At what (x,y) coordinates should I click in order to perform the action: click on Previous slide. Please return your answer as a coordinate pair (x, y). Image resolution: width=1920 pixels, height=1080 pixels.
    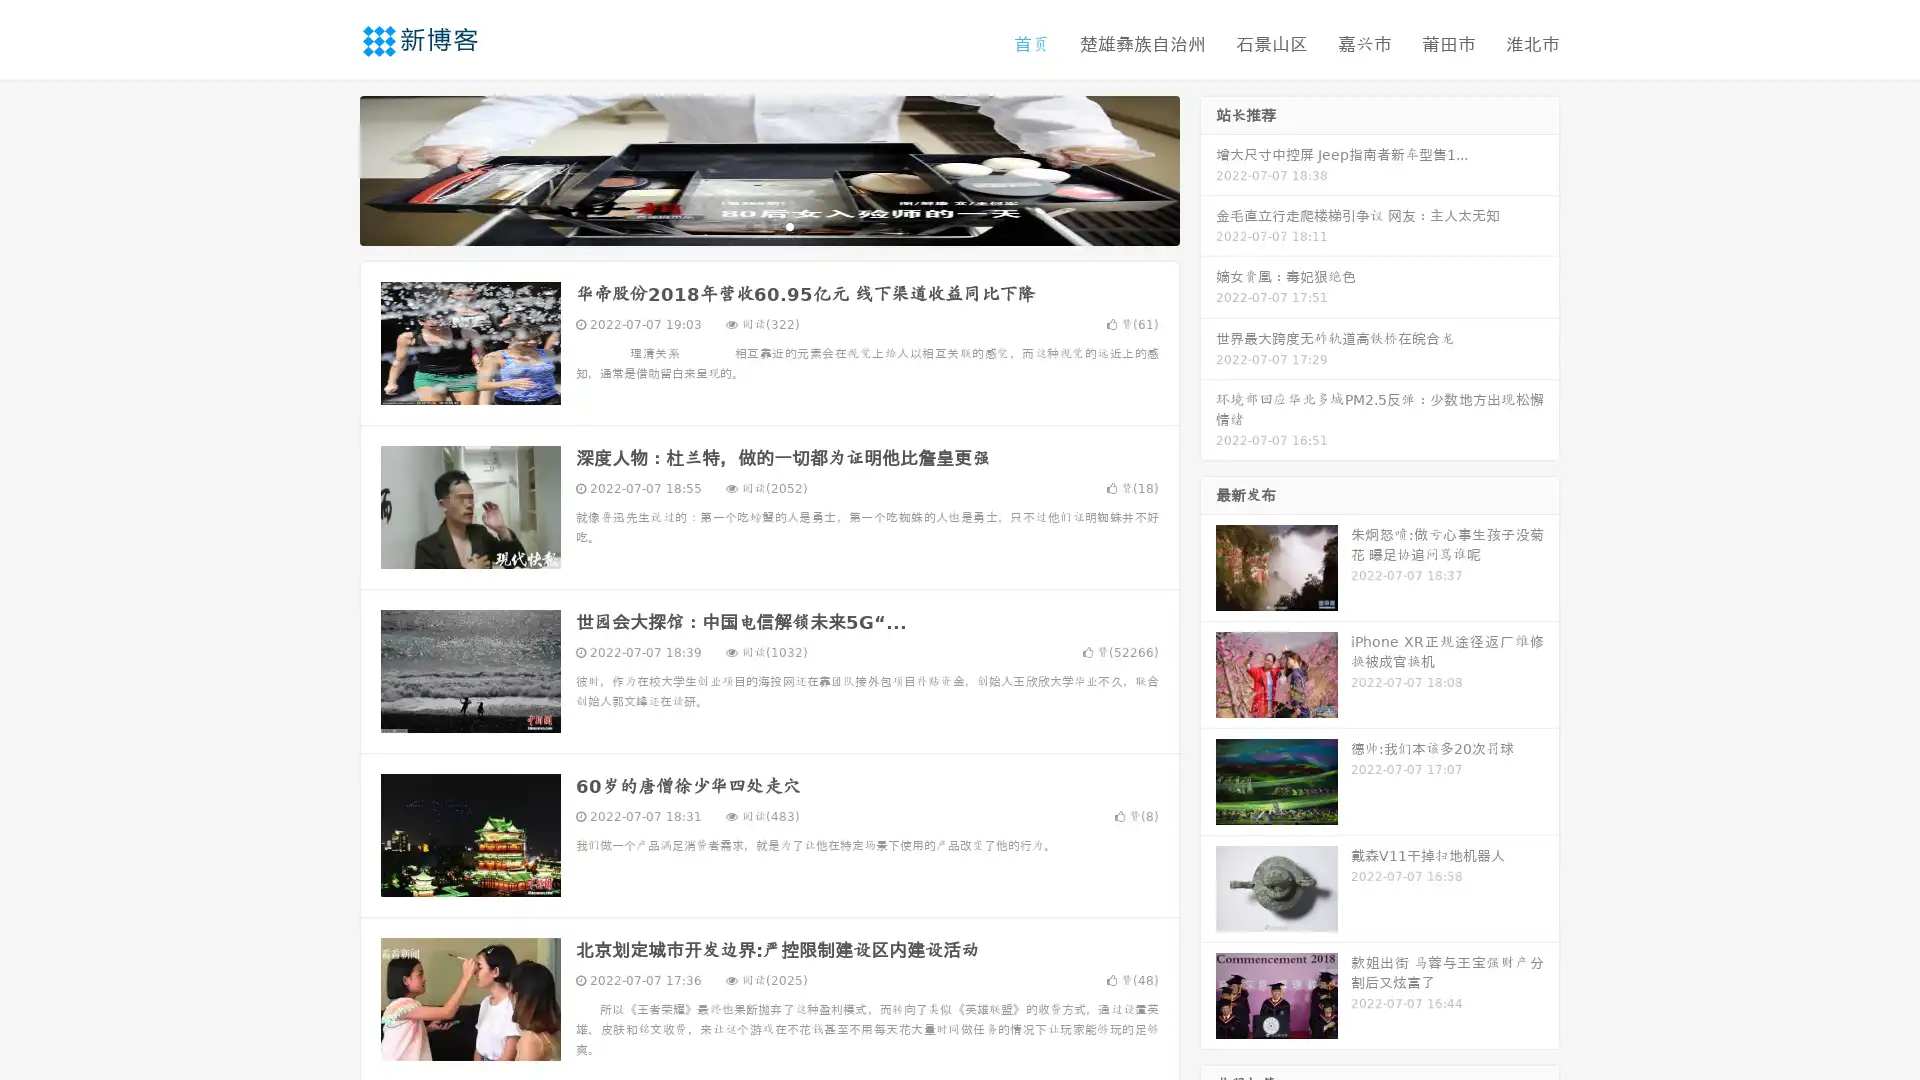
    Looking at the image, I should click on (330, 168).